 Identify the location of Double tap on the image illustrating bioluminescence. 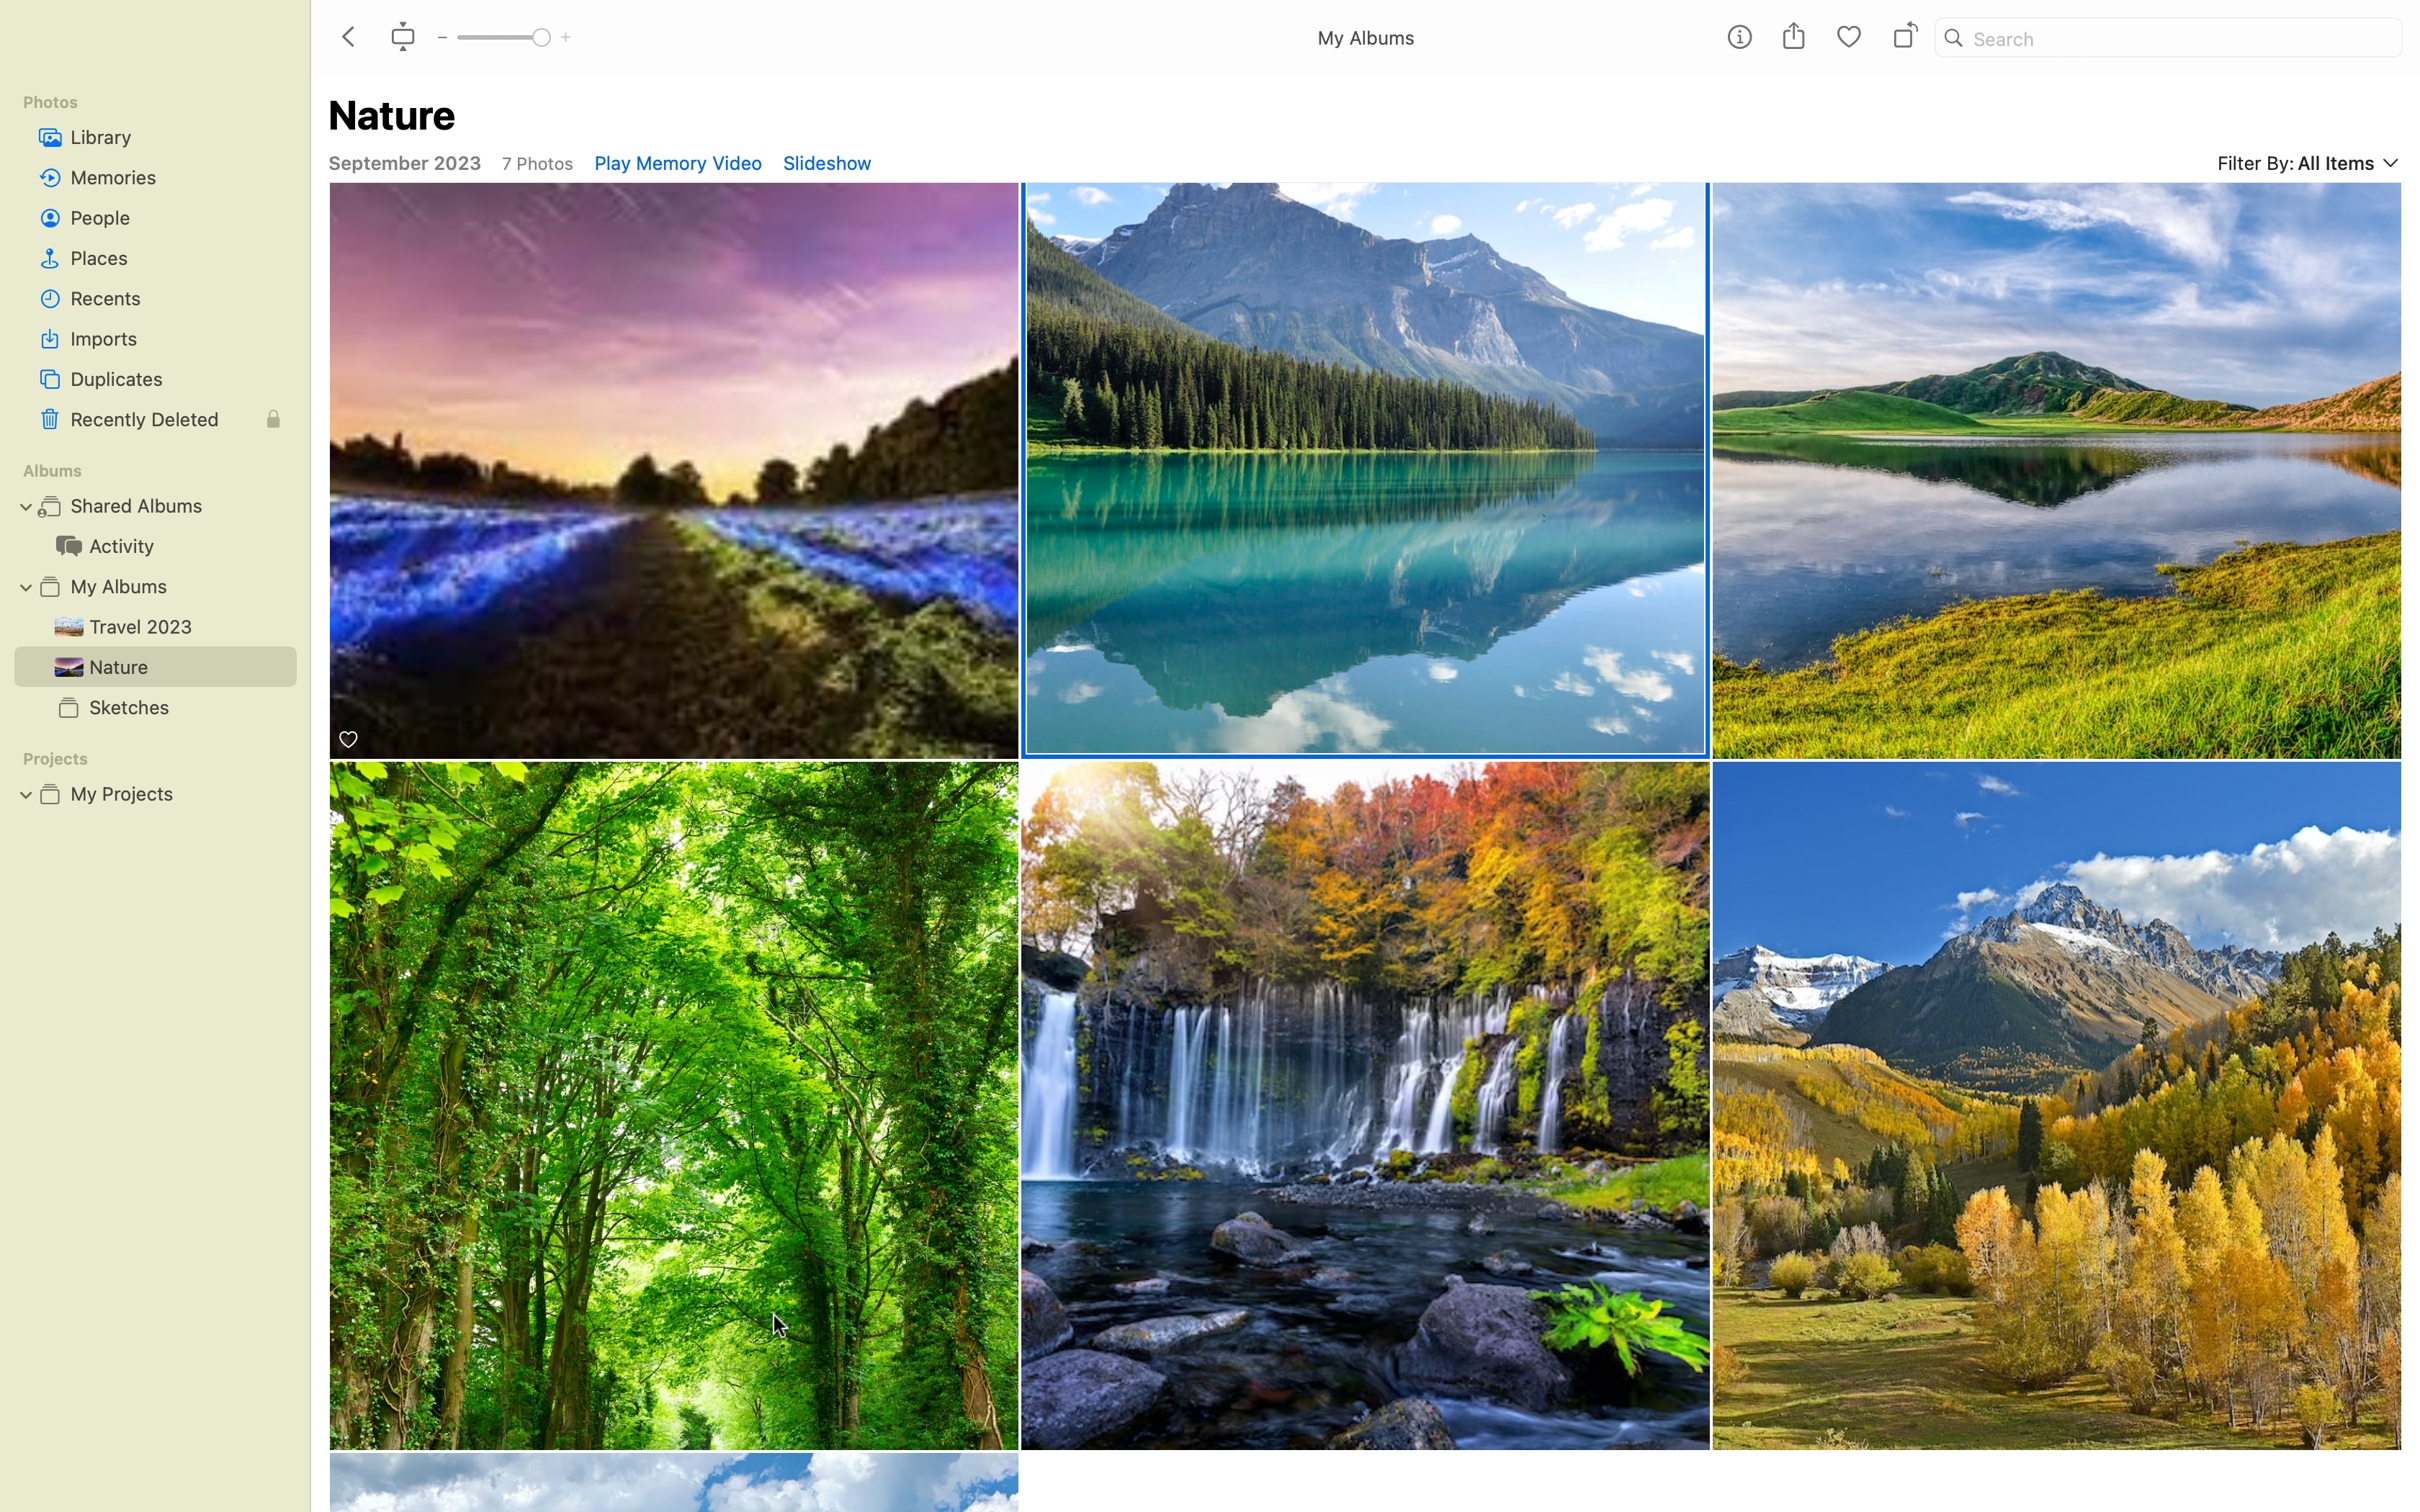
(674, 472).